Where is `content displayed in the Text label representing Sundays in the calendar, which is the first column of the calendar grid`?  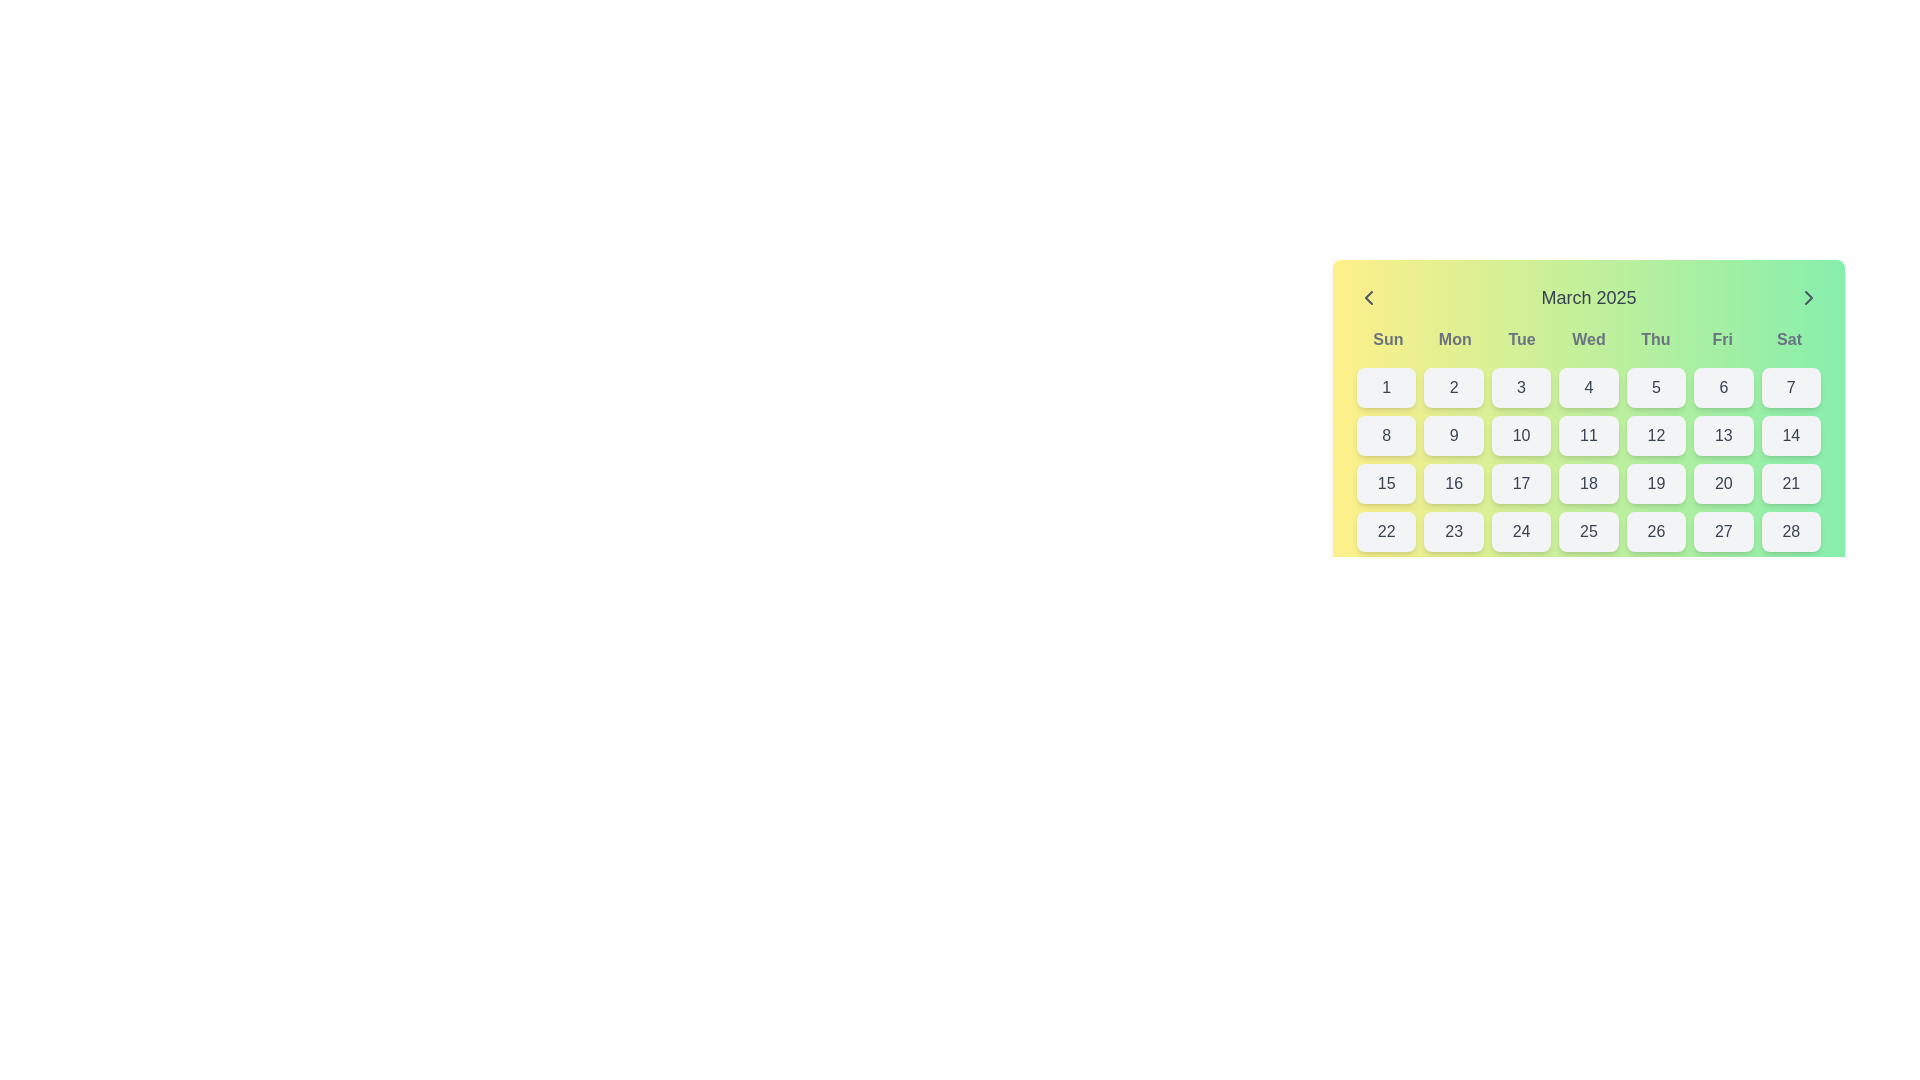
content displayed in the Text label representing Sundays in the calendar, which is the first column of the calendar grid is located at coordinates (1387, 338).